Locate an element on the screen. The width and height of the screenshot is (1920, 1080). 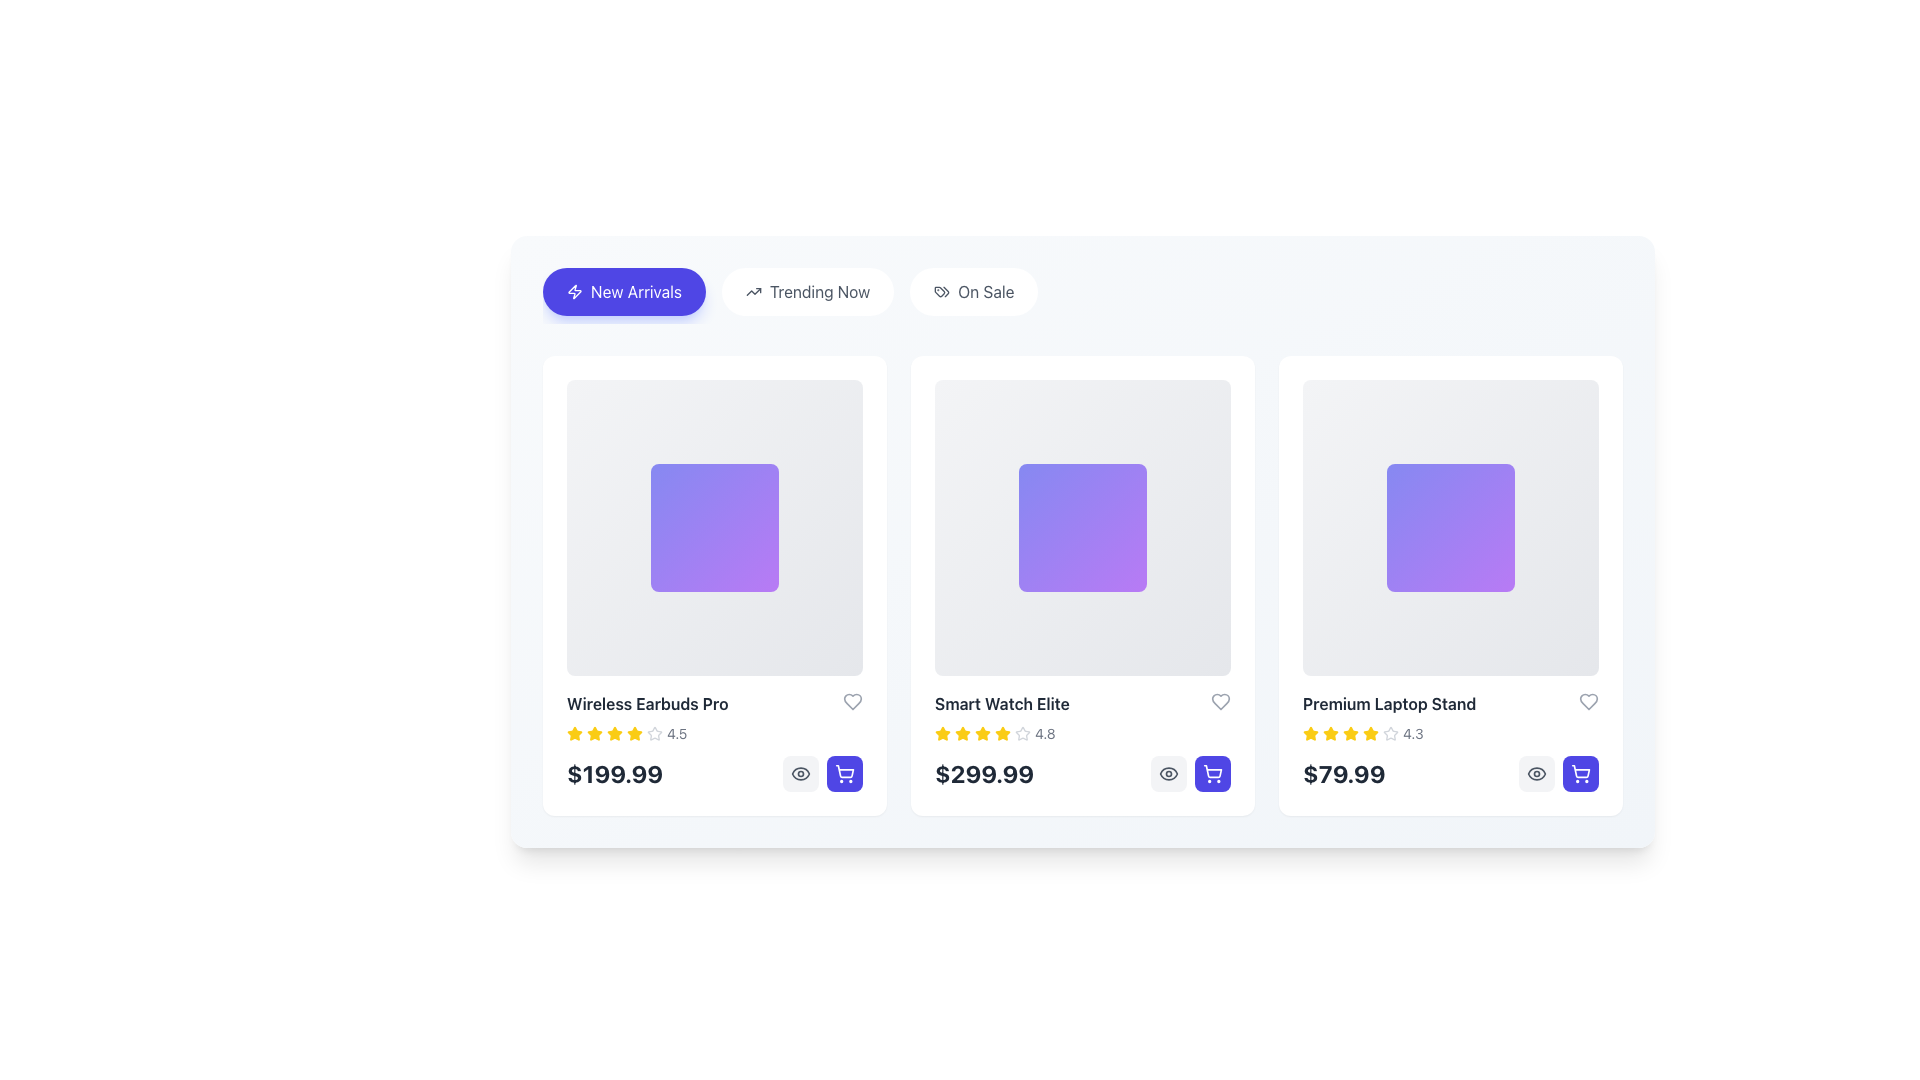
the text label reading 'Wireless Earbuds Pro', which is styled in bold dark gray and positioned in the first product card below the product image is located at coordinates (647, 703).